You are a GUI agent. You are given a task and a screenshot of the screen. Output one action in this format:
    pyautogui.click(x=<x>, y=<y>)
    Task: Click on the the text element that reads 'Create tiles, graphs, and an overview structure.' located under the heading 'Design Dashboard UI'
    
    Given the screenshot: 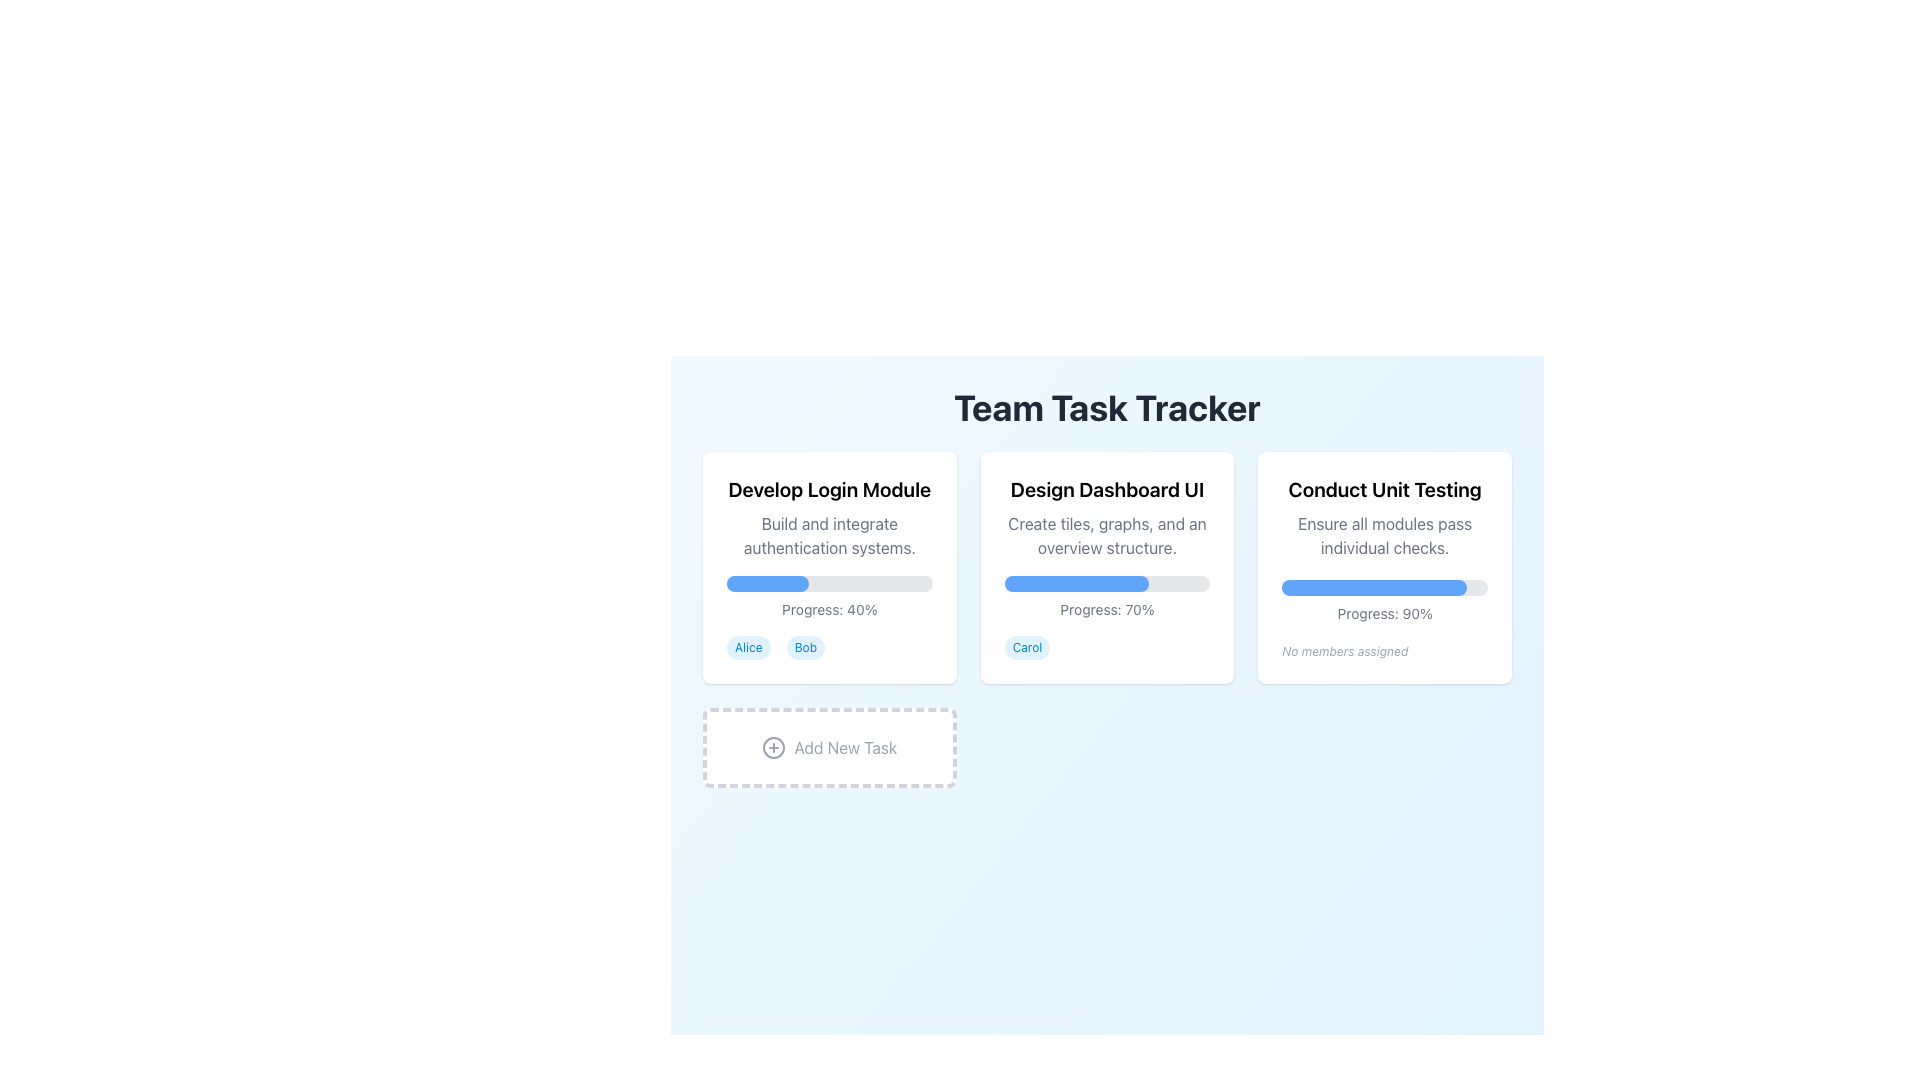 What is the action you would take?
    pyautogui.click(x=1106, y=535)
    